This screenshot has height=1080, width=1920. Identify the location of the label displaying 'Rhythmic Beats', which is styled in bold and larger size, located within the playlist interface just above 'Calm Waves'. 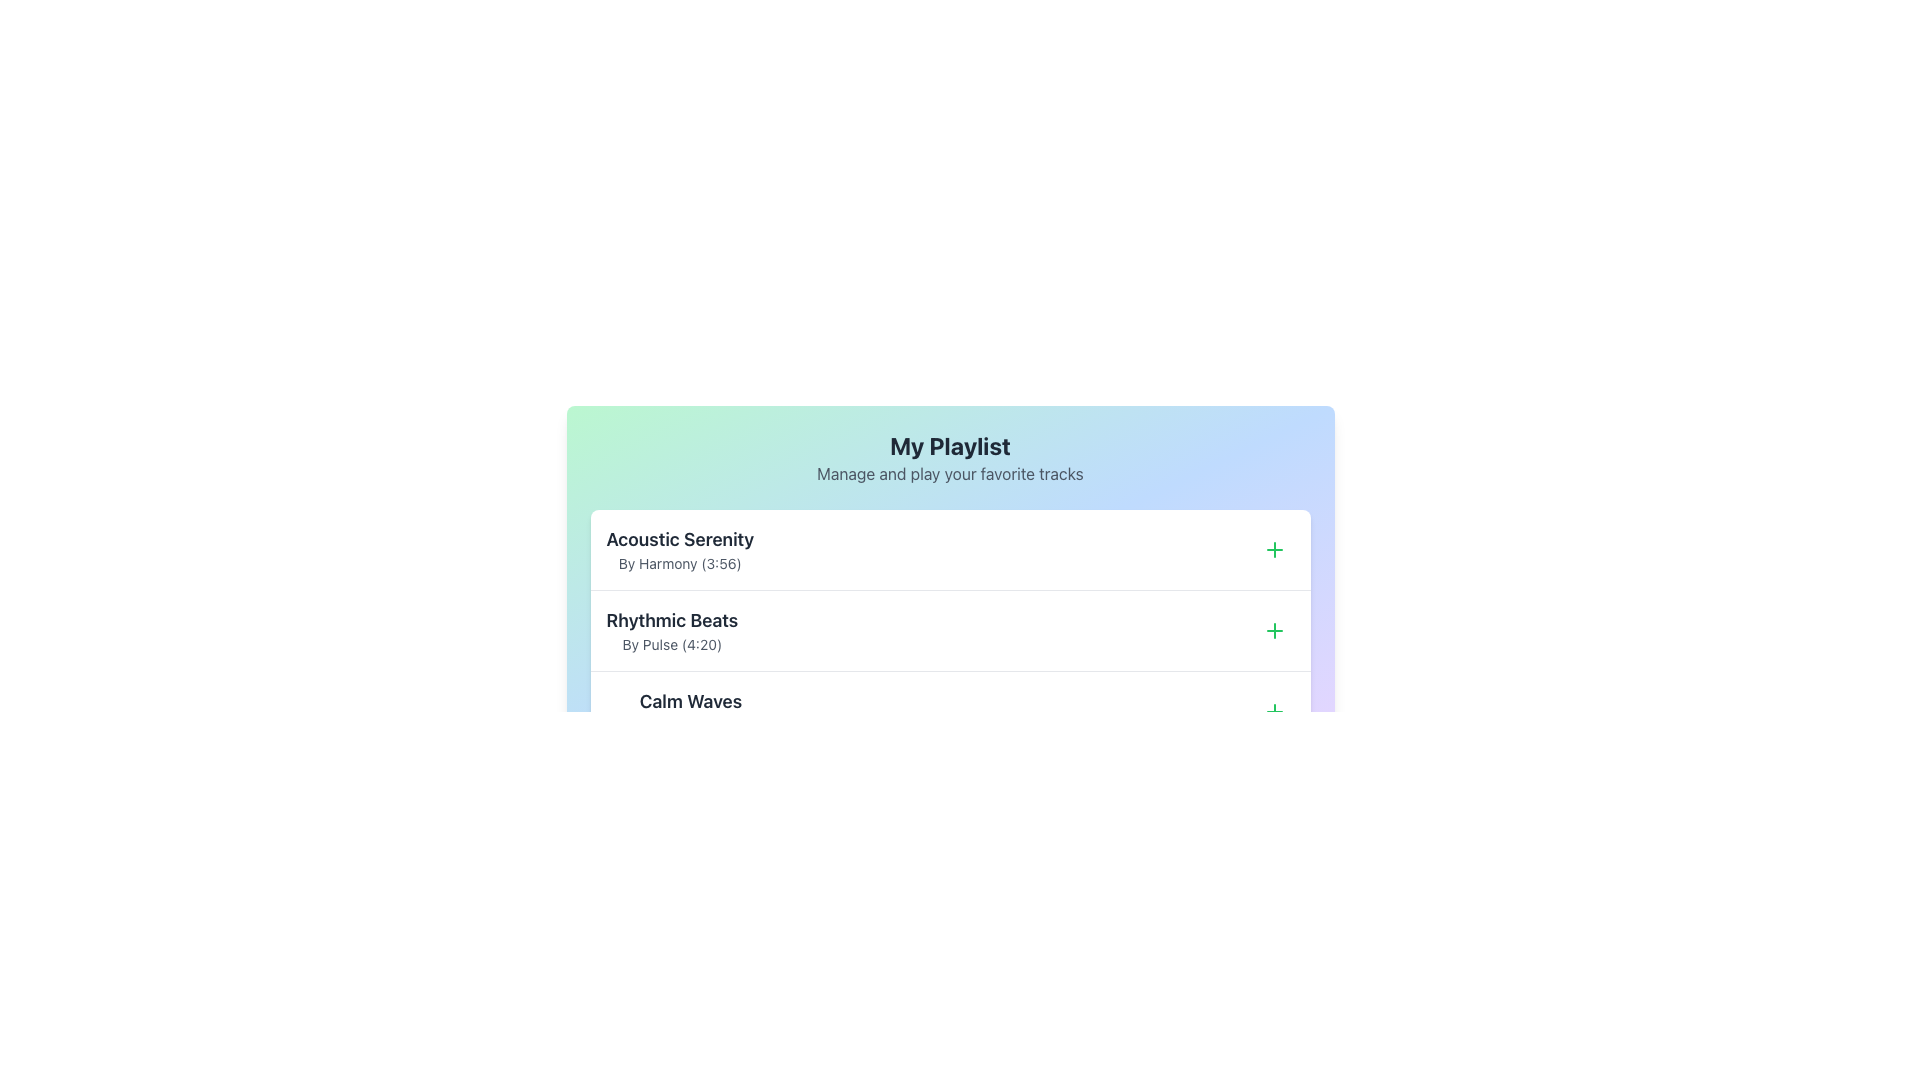
(672, 620).